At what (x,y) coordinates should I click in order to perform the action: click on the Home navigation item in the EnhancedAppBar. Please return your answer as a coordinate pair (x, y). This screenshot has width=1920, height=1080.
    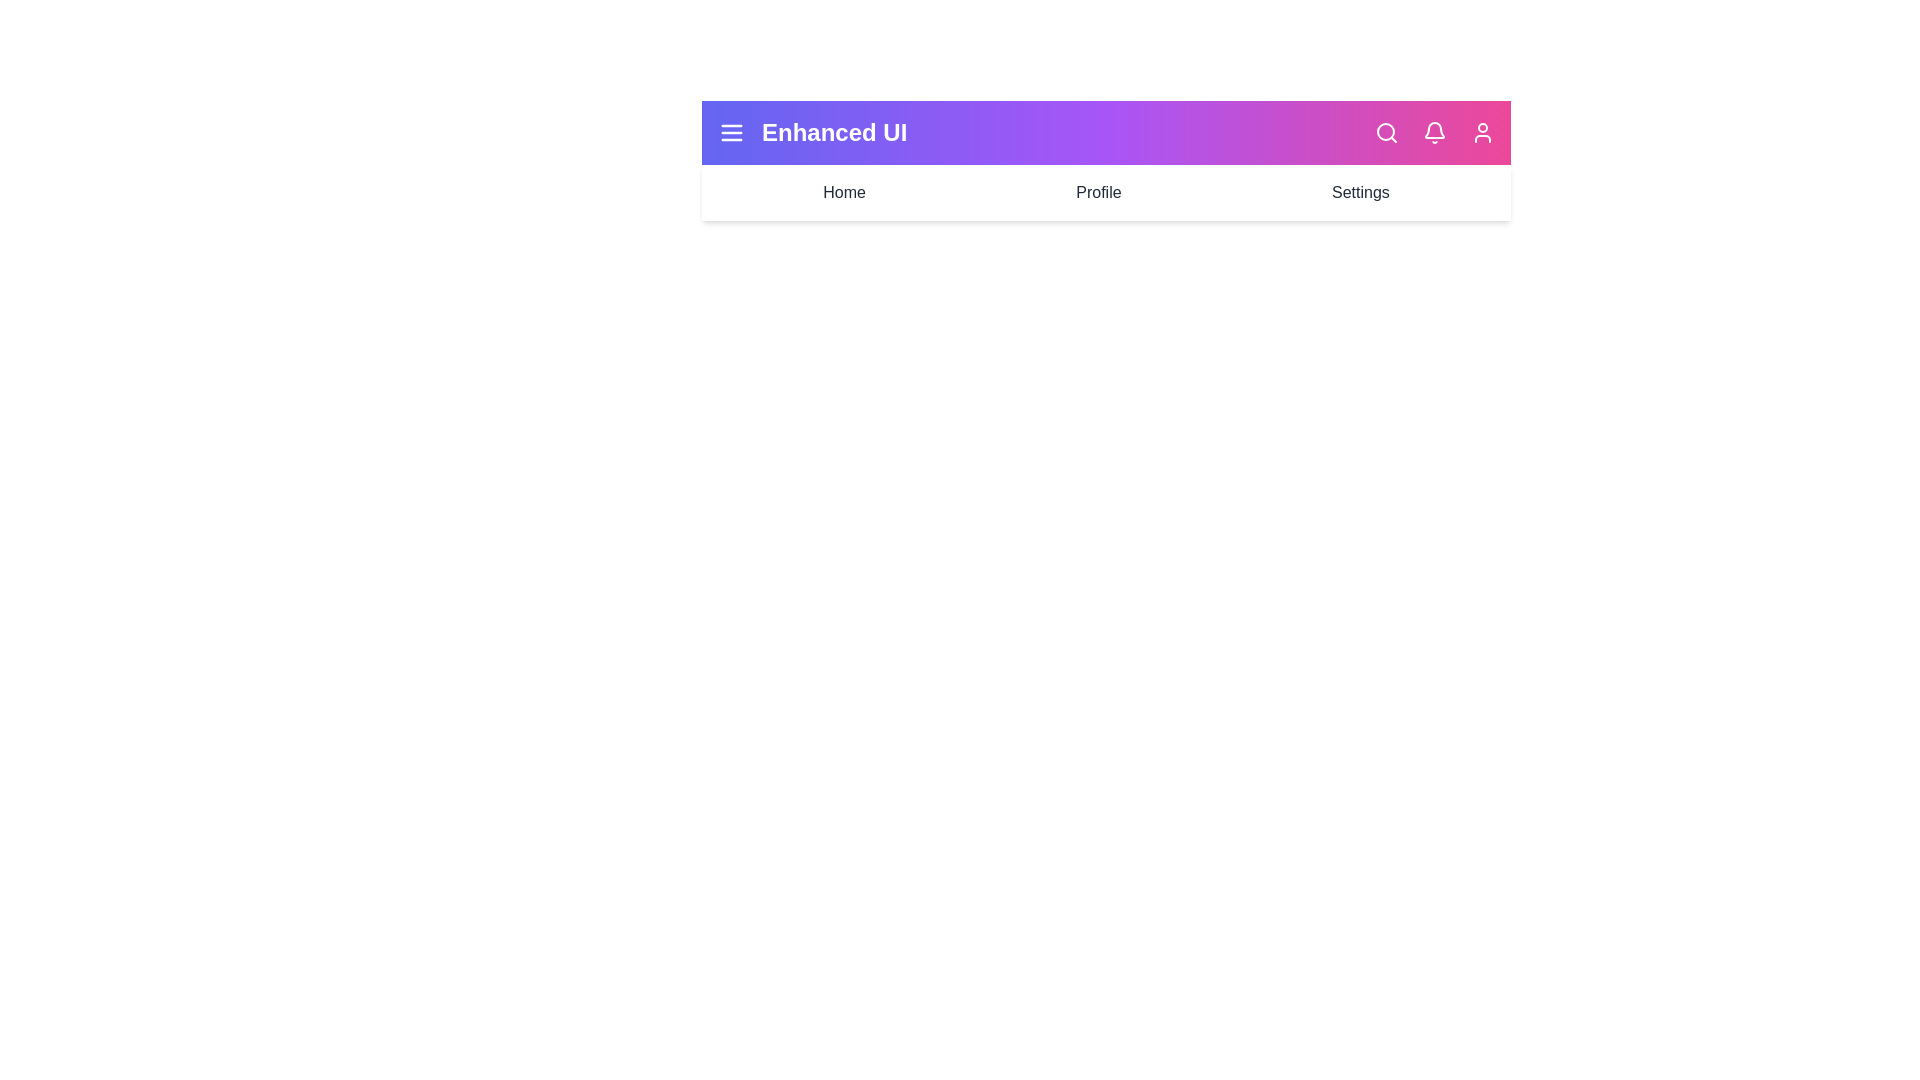
    Looking at the image, I should click on (844, 192).